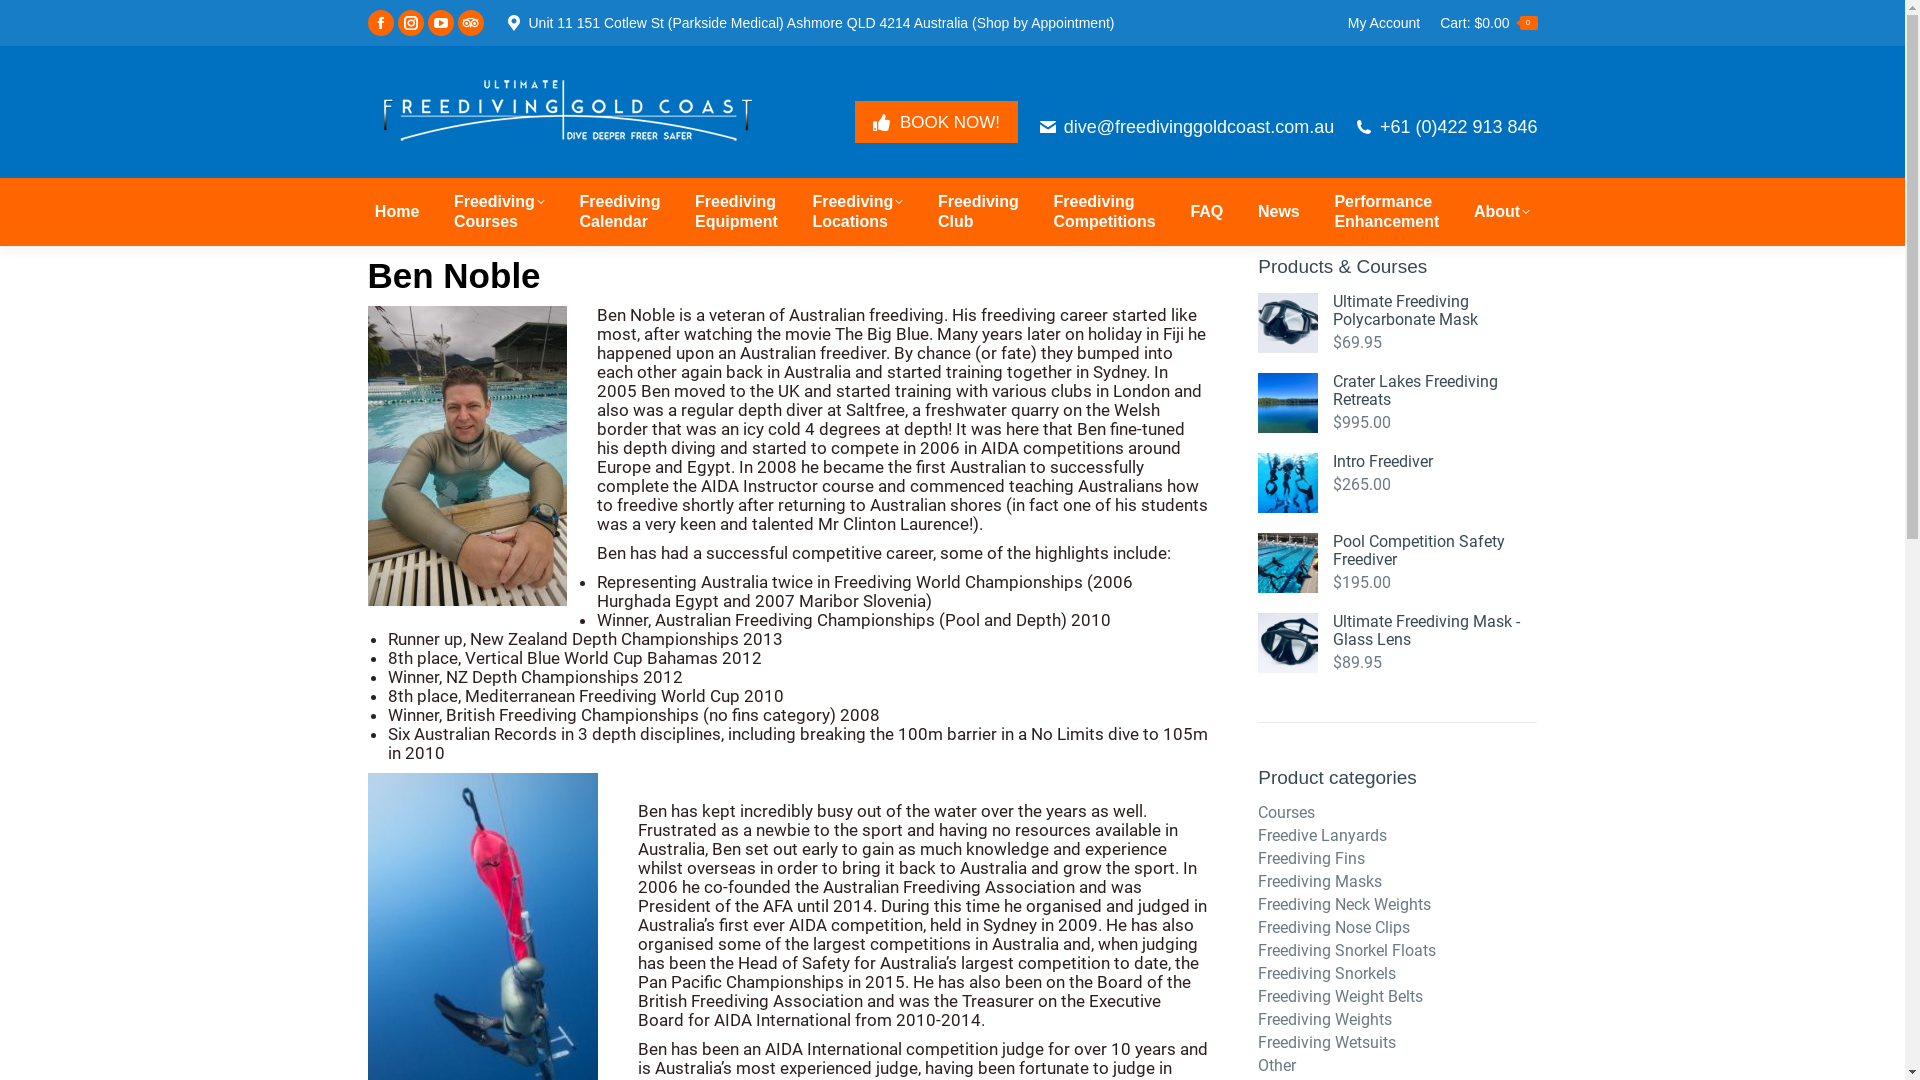 This screenshot has height=1080, width=1920. Describe the element at coordinates (579, 212) in the screenshot. I see `'Freediving` at that location.